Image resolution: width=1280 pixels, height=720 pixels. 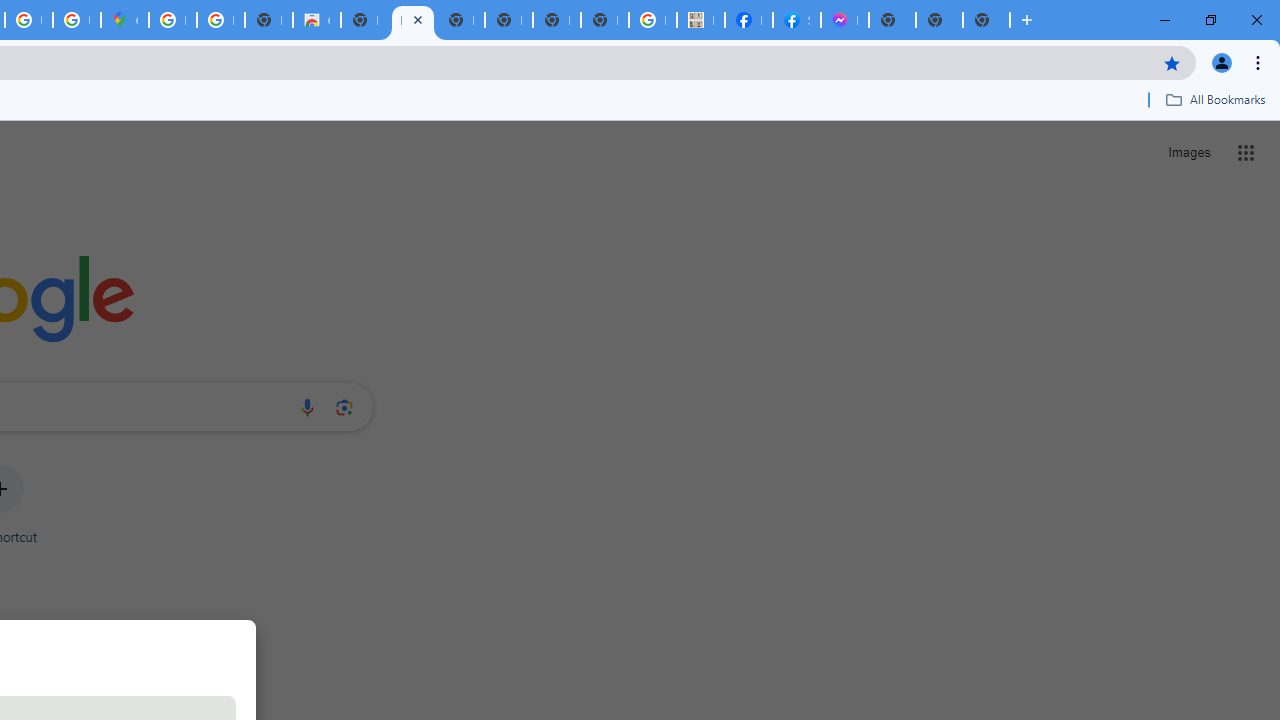 What do you see at coordinates (315, 20) in the screenshot?
I see `'Chrome Web Store'` at bounding box center [315, 20].